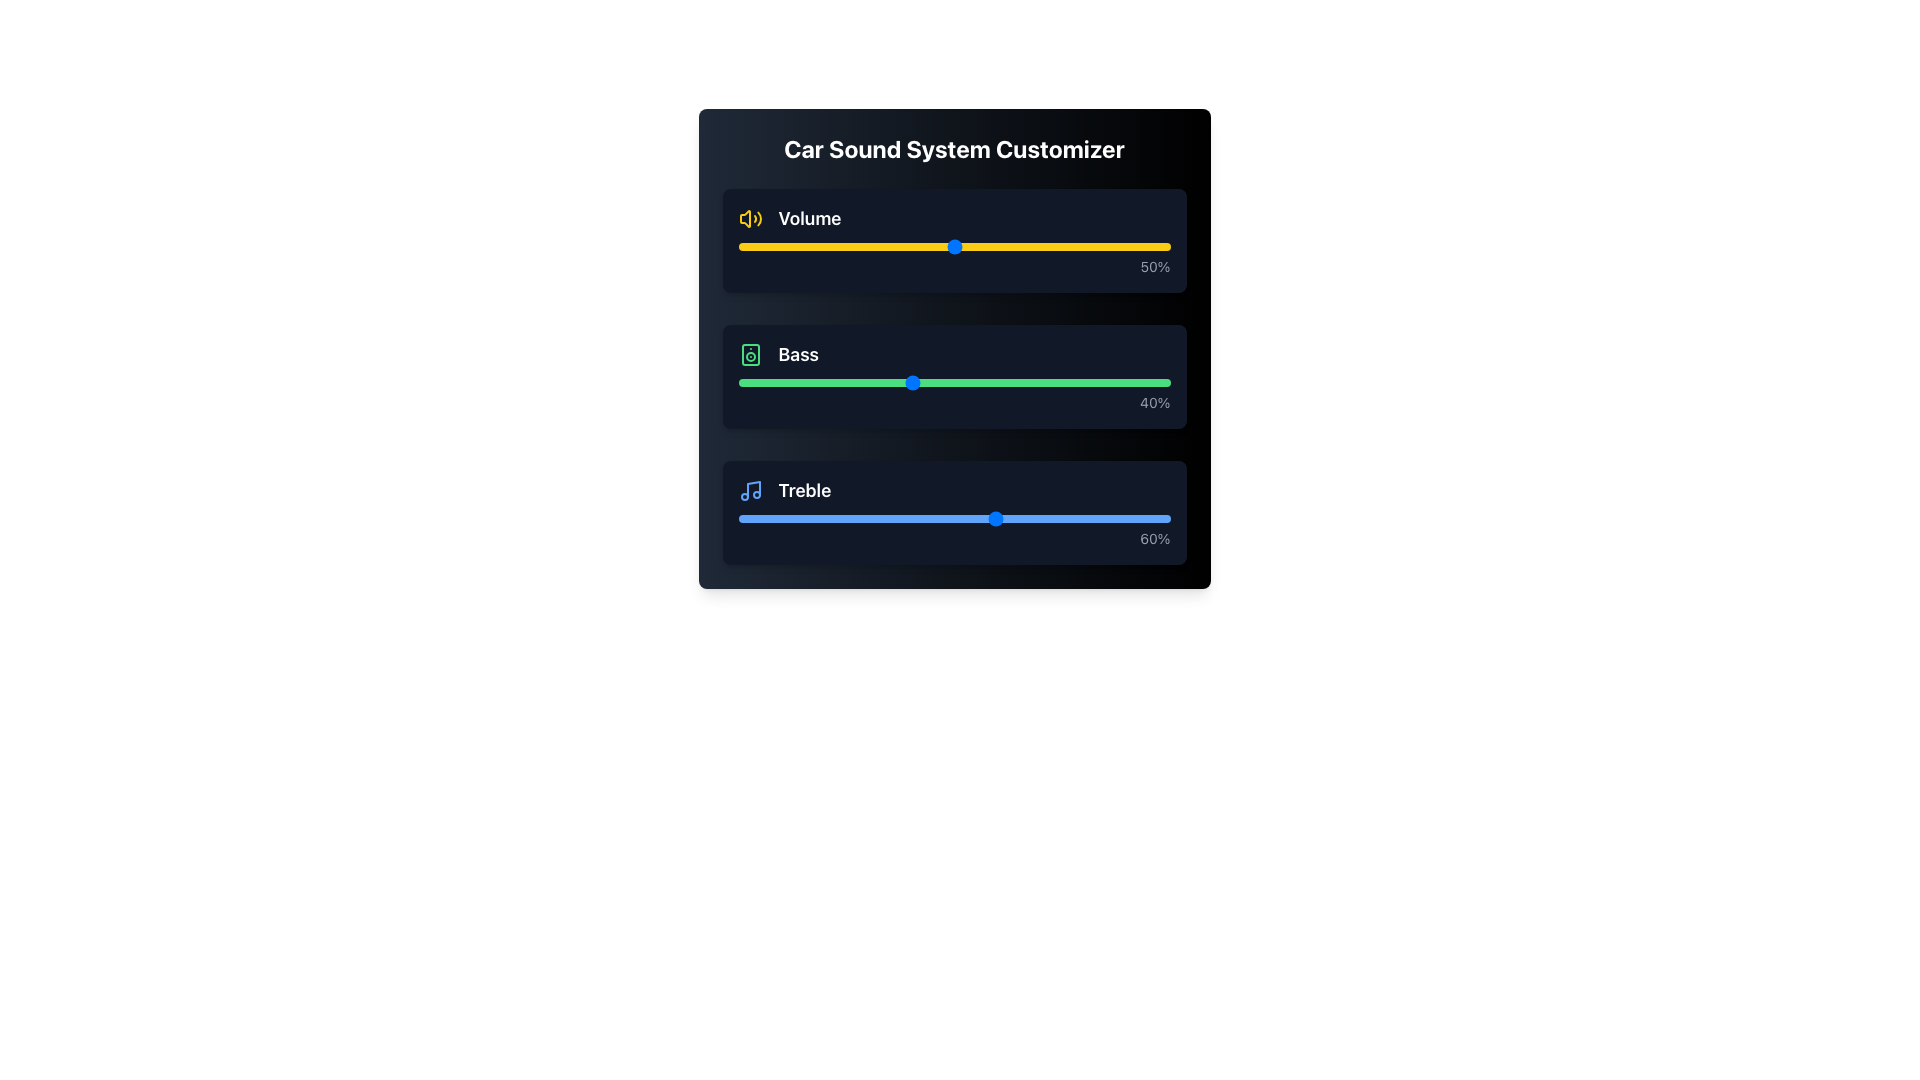 The height and width of the screenshot is (1080, 1920). What do you see at coordinates (1036, 245) in the screenshot?
I see `volume` at bounding box center [1036, 245].